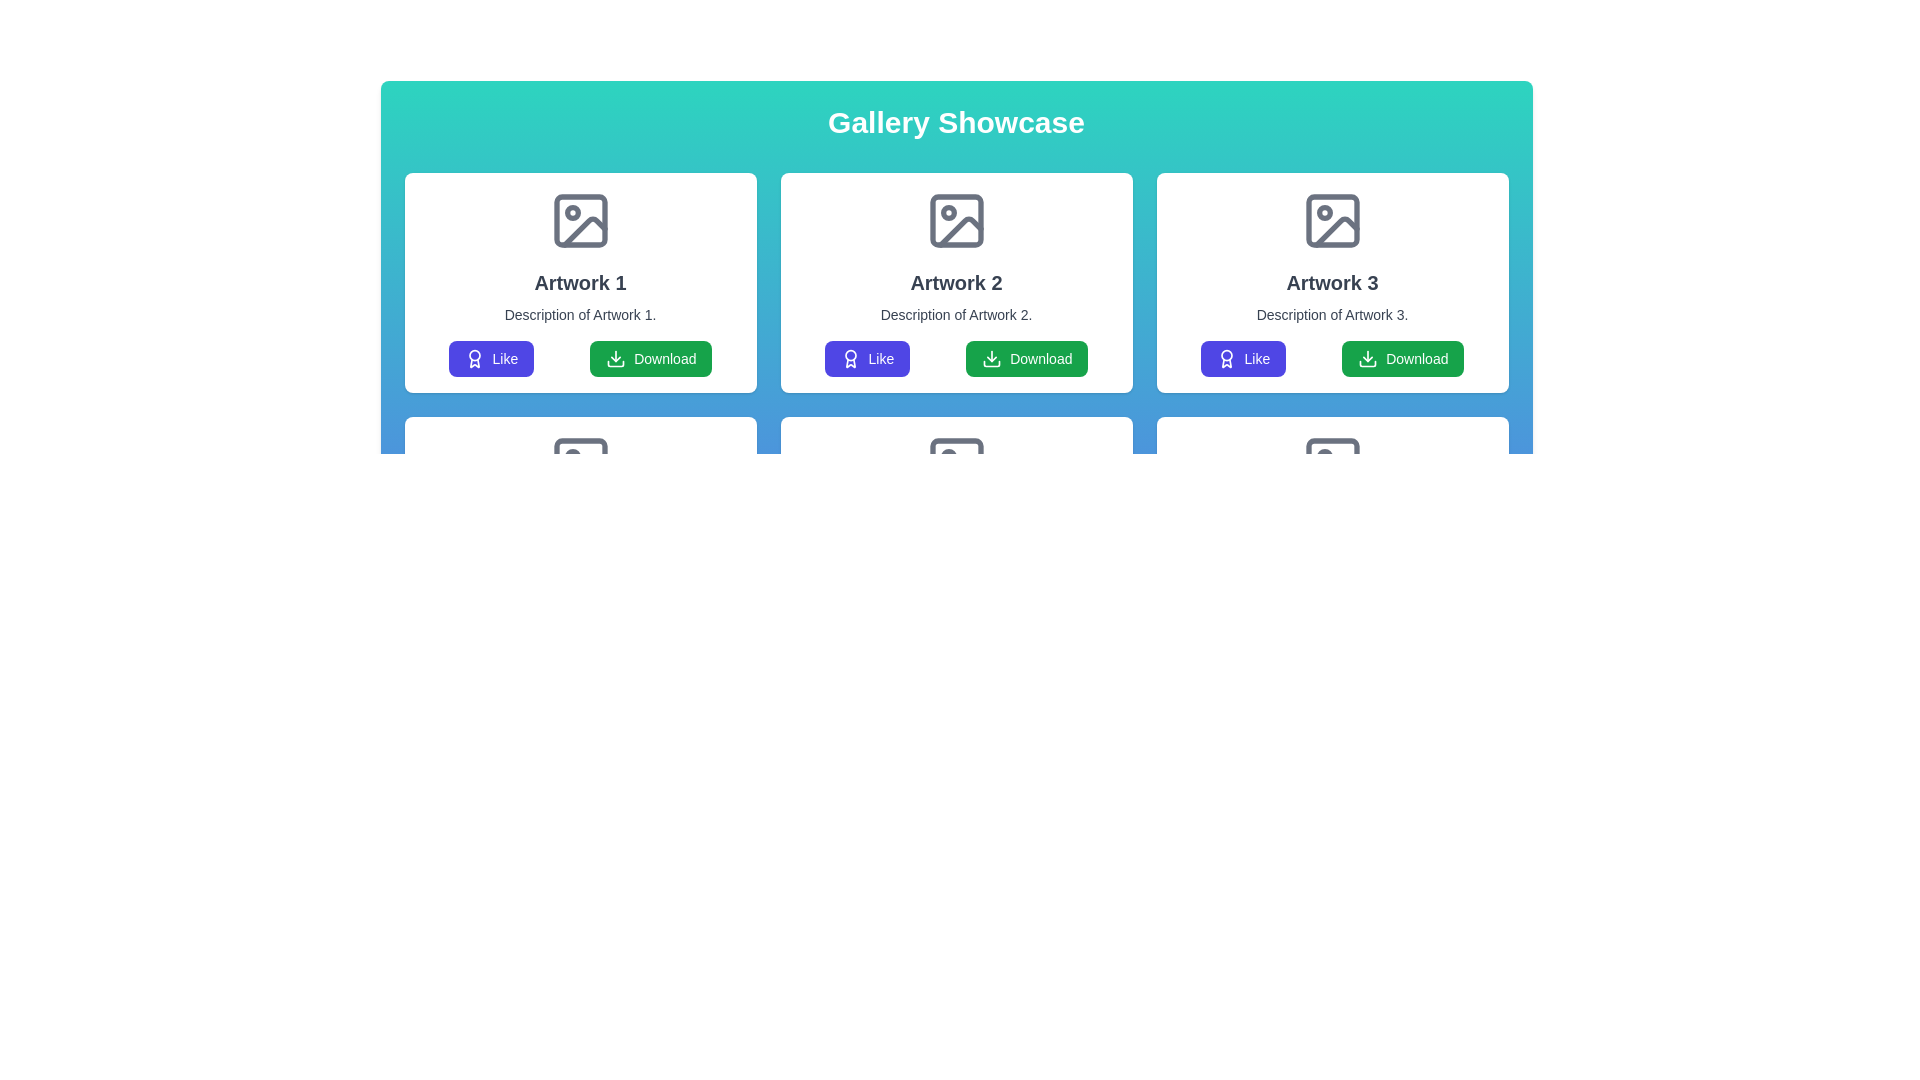  What do you see at coordinates (955, 282) in the screenshot?
I see `the bold text label 'Artwork 2', which is the second entry in a row of three identical artwork cards, positioned below an image placeholder and above the description text` at bounding box center [955, 282].